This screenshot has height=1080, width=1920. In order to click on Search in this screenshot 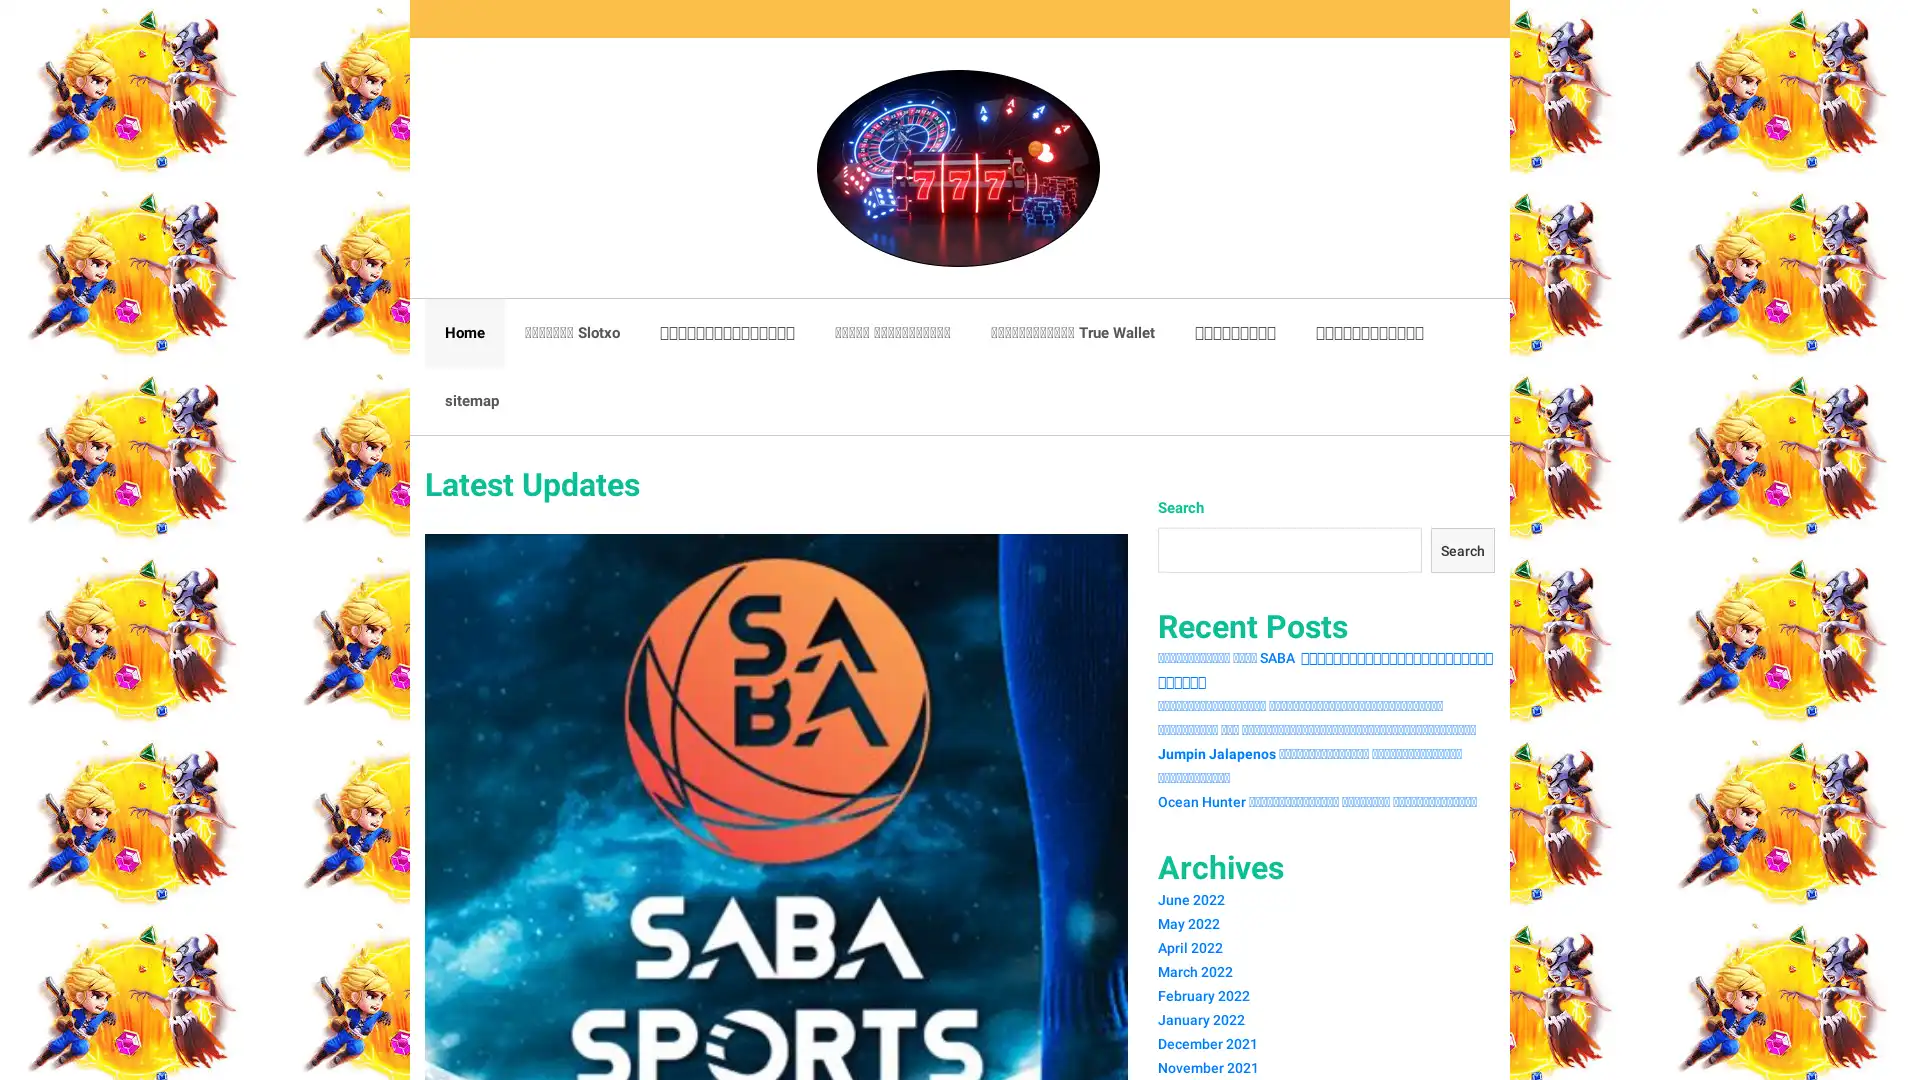, I will do `click(1460, 550)`.